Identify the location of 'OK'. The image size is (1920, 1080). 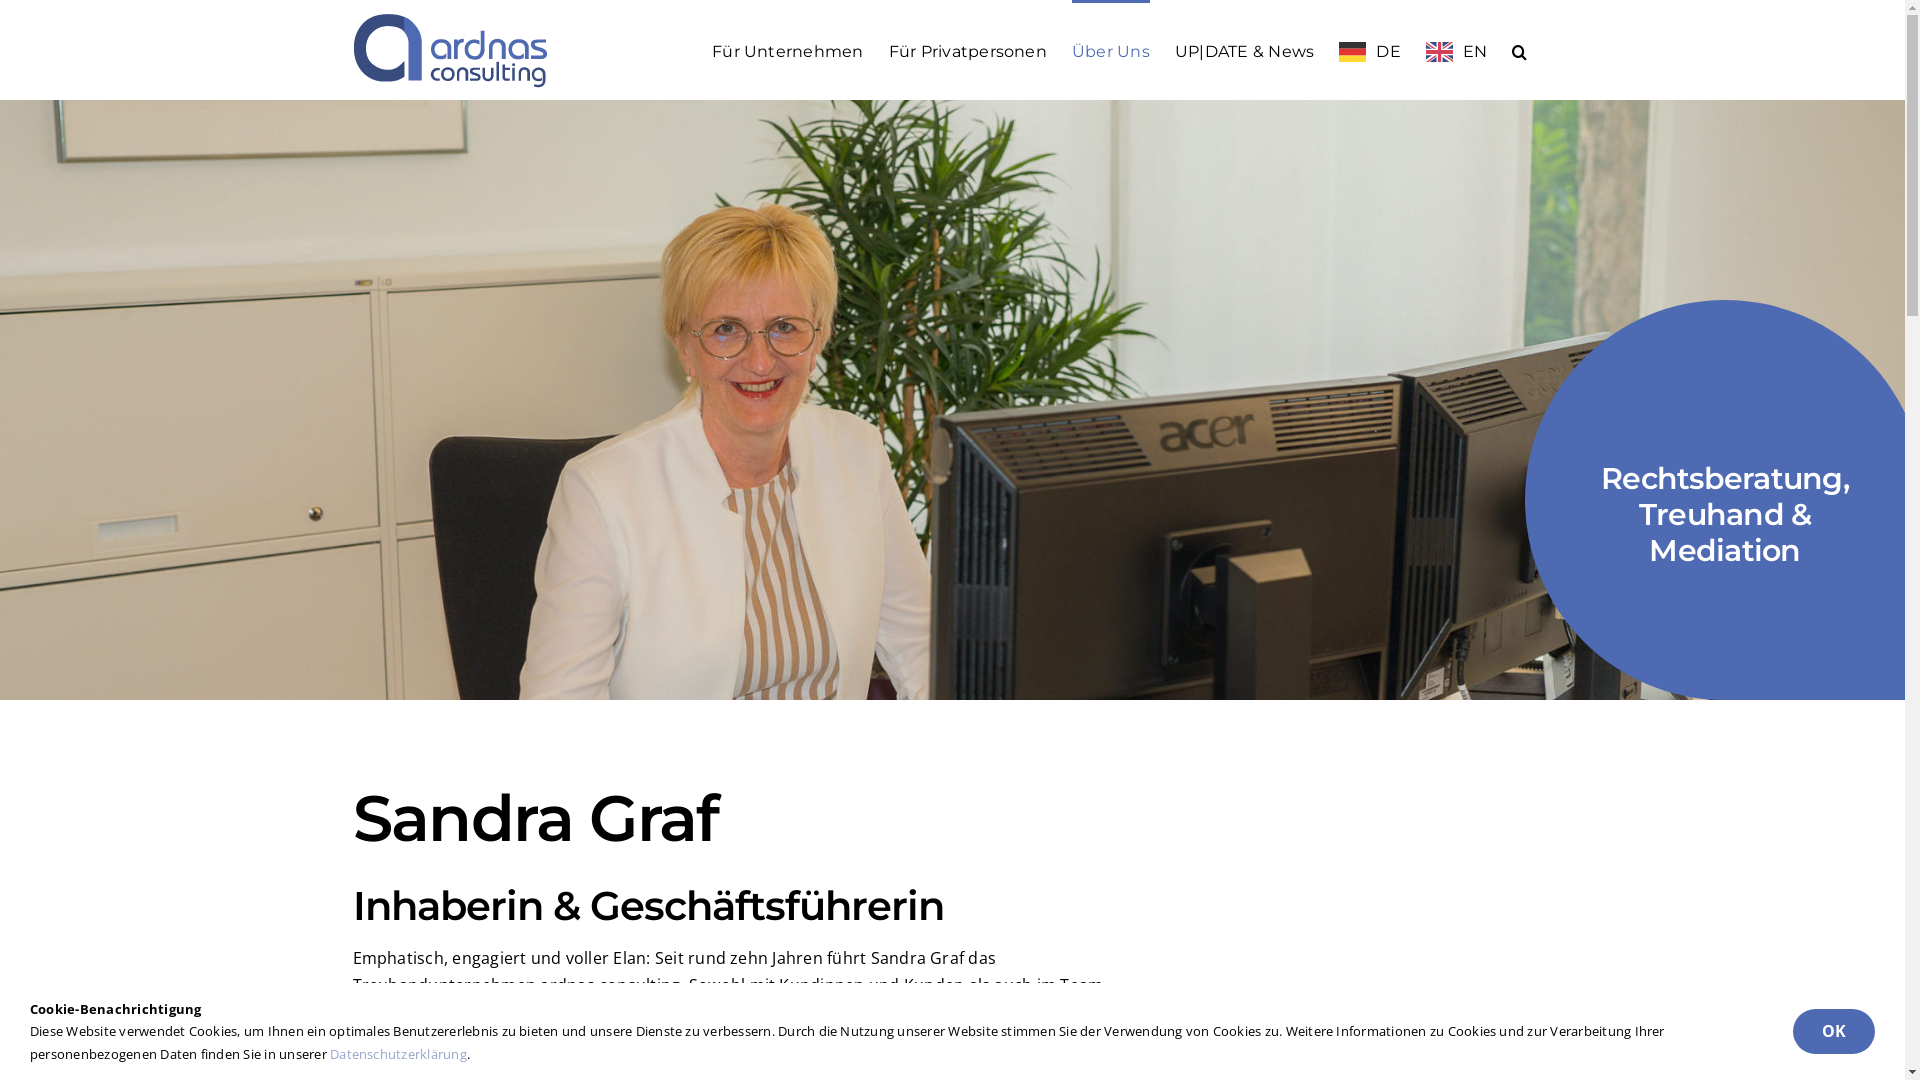
(1833, 1031).